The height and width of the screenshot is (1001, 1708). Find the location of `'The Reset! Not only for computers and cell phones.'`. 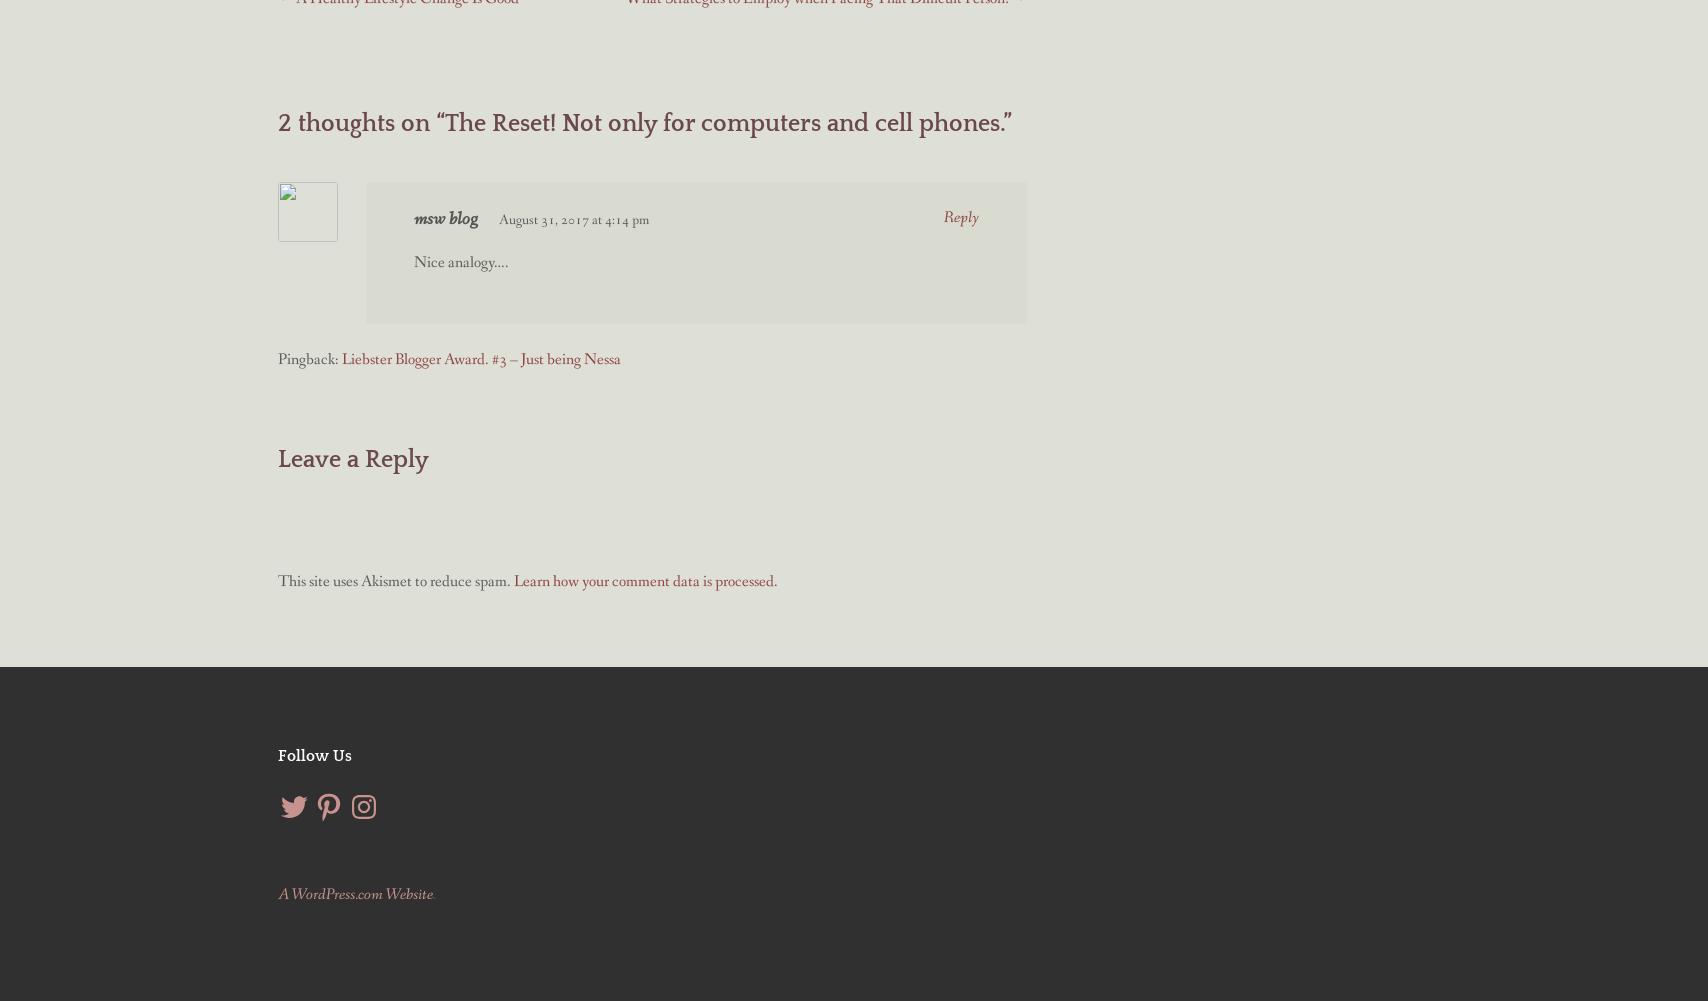

'The Reset! Not only for computers and cell phones.' is located at coordinates (444, 123).